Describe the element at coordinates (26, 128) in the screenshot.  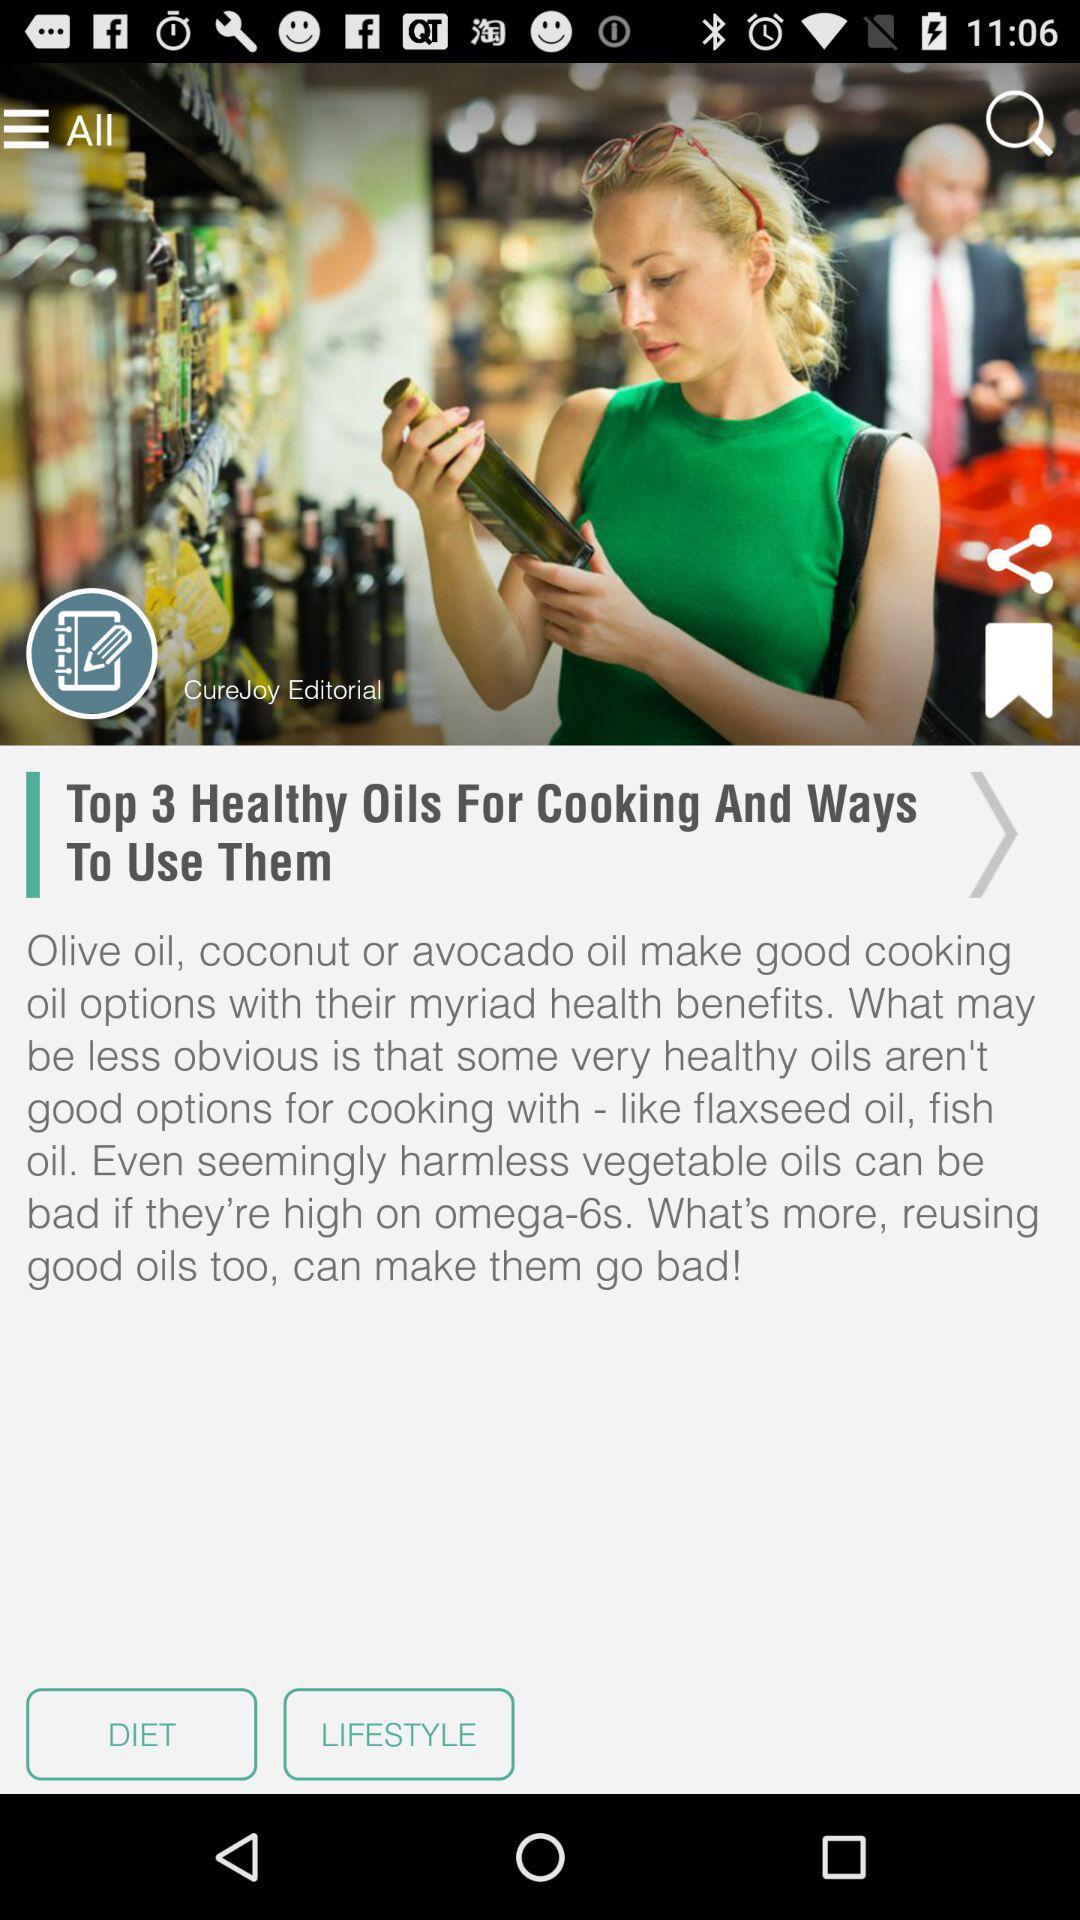
I see `the item to the left of all icon` at that location.